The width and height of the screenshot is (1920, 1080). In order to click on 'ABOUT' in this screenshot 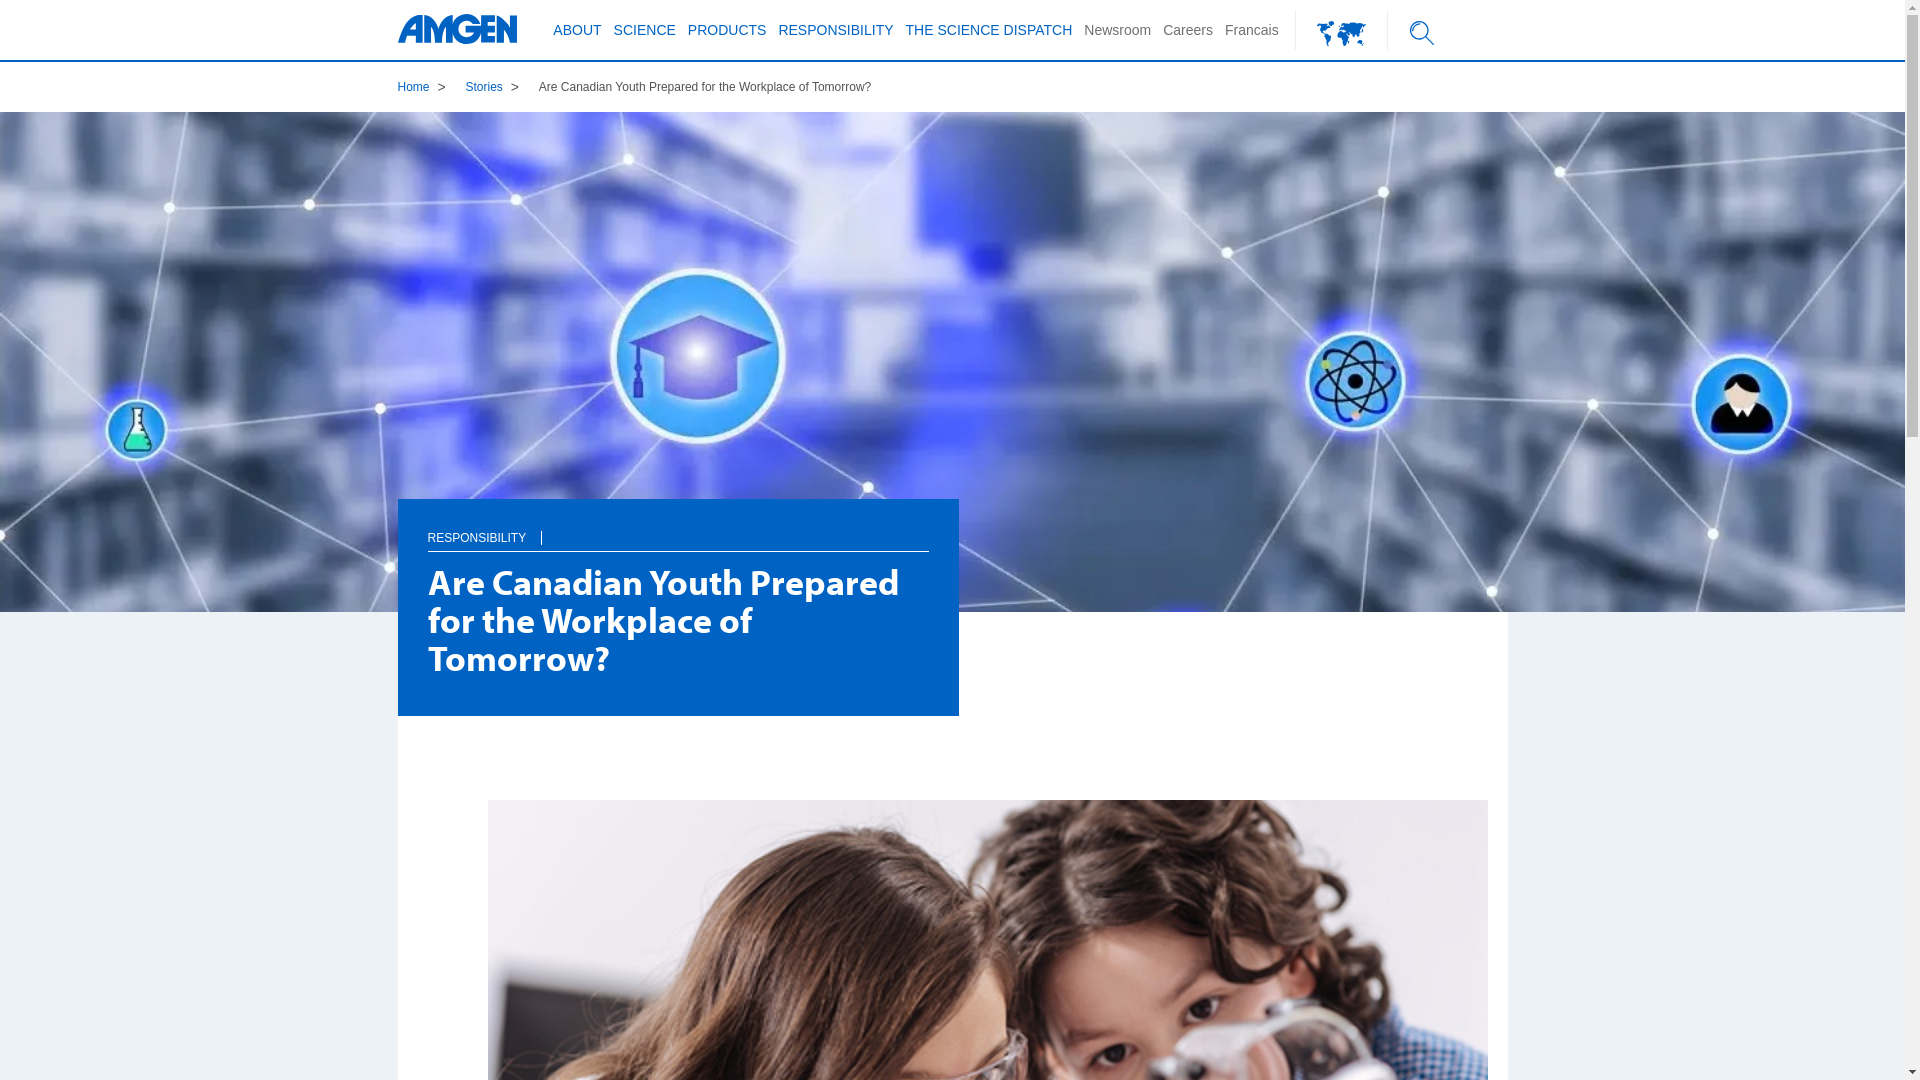, I will do `click(575, 30)`.